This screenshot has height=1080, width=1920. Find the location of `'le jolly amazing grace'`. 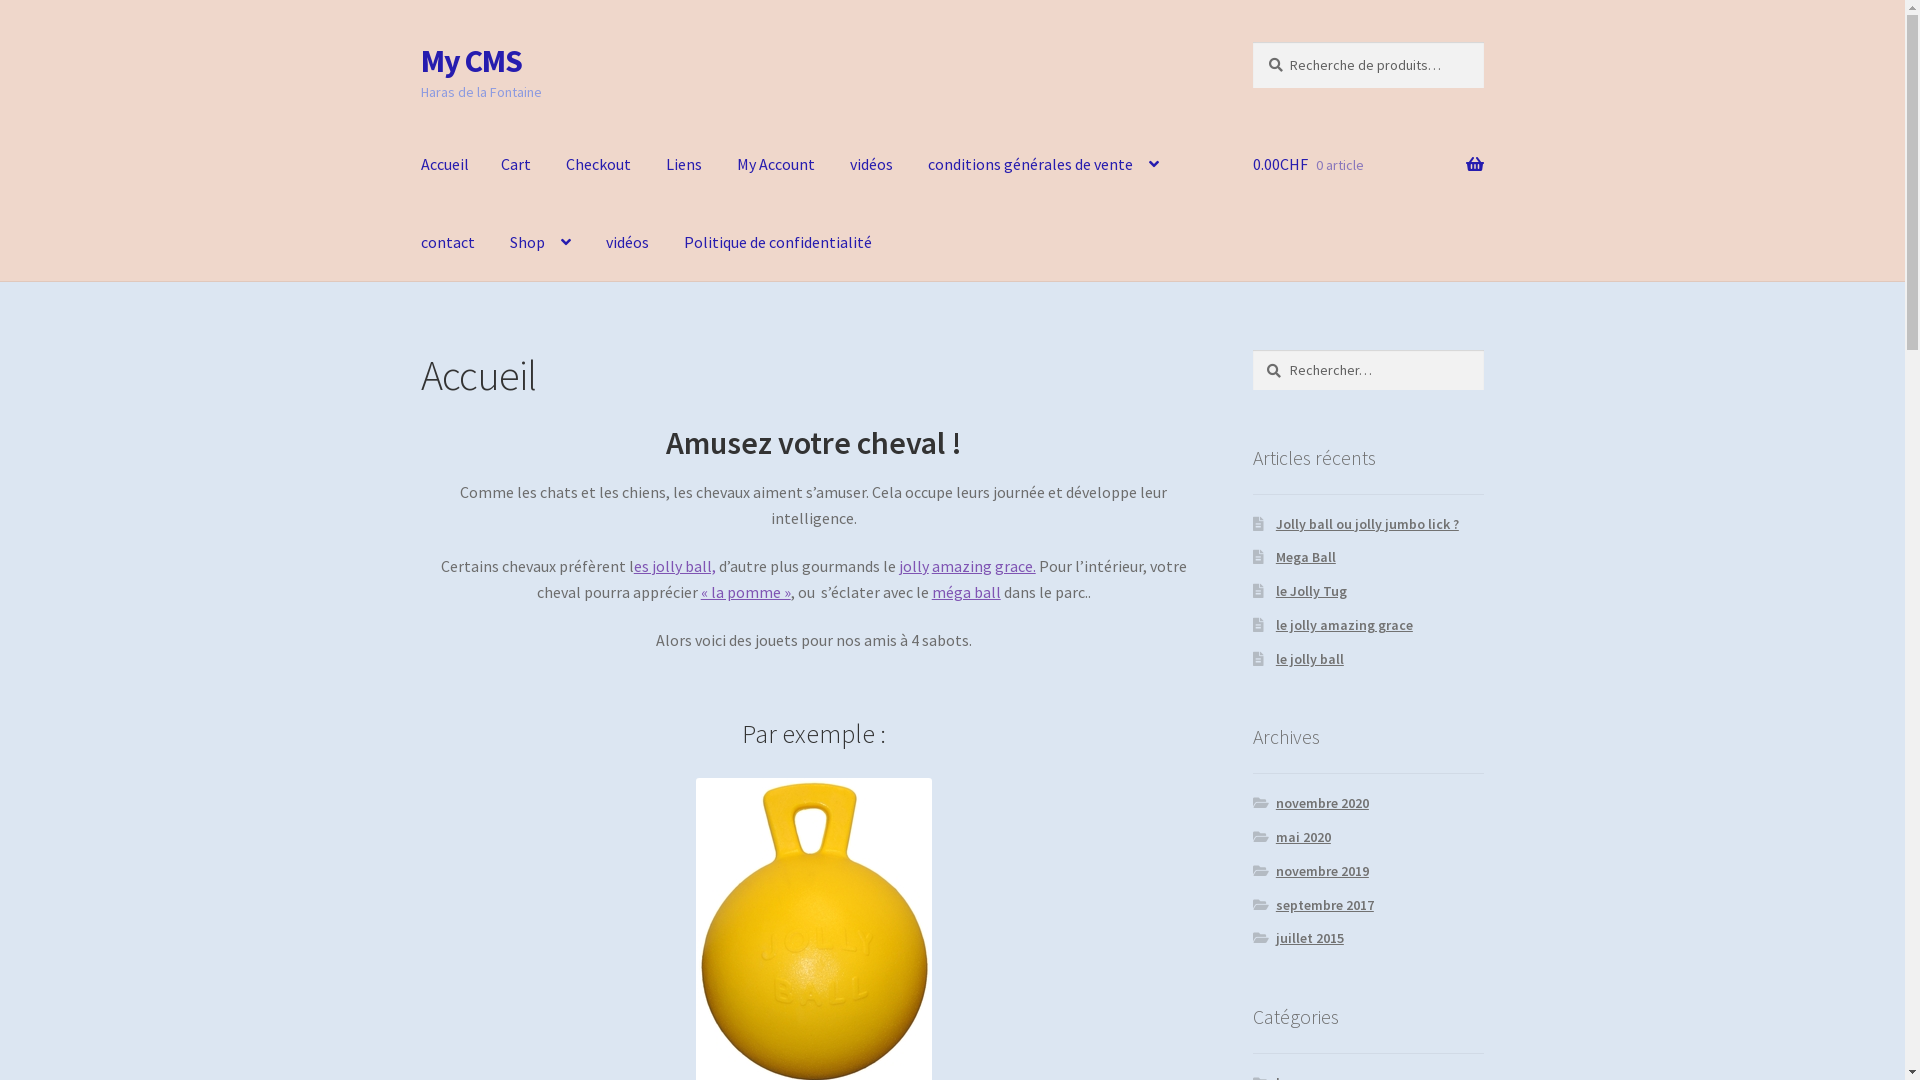

'le jolly amazing grace' is located at coordinates (1275, 623).